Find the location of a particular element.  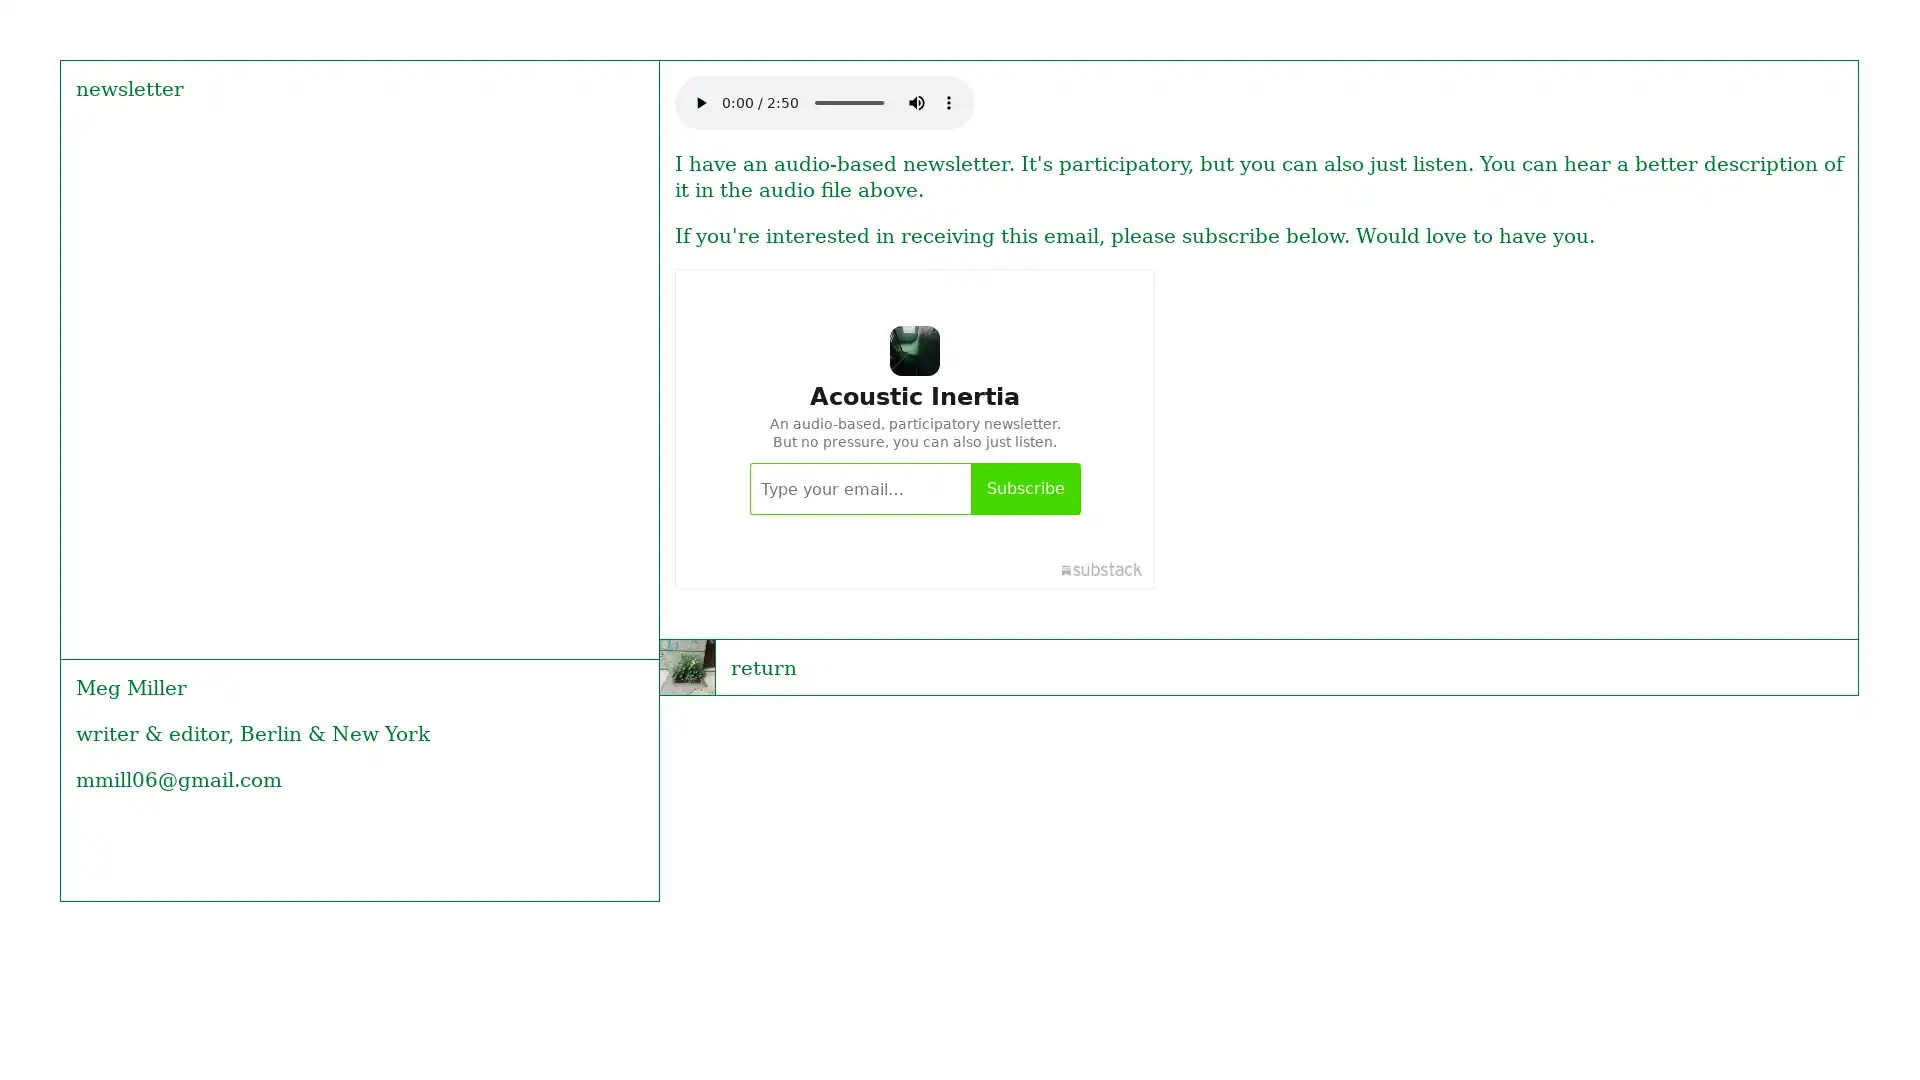

mute is located at coordinates (915, 101).